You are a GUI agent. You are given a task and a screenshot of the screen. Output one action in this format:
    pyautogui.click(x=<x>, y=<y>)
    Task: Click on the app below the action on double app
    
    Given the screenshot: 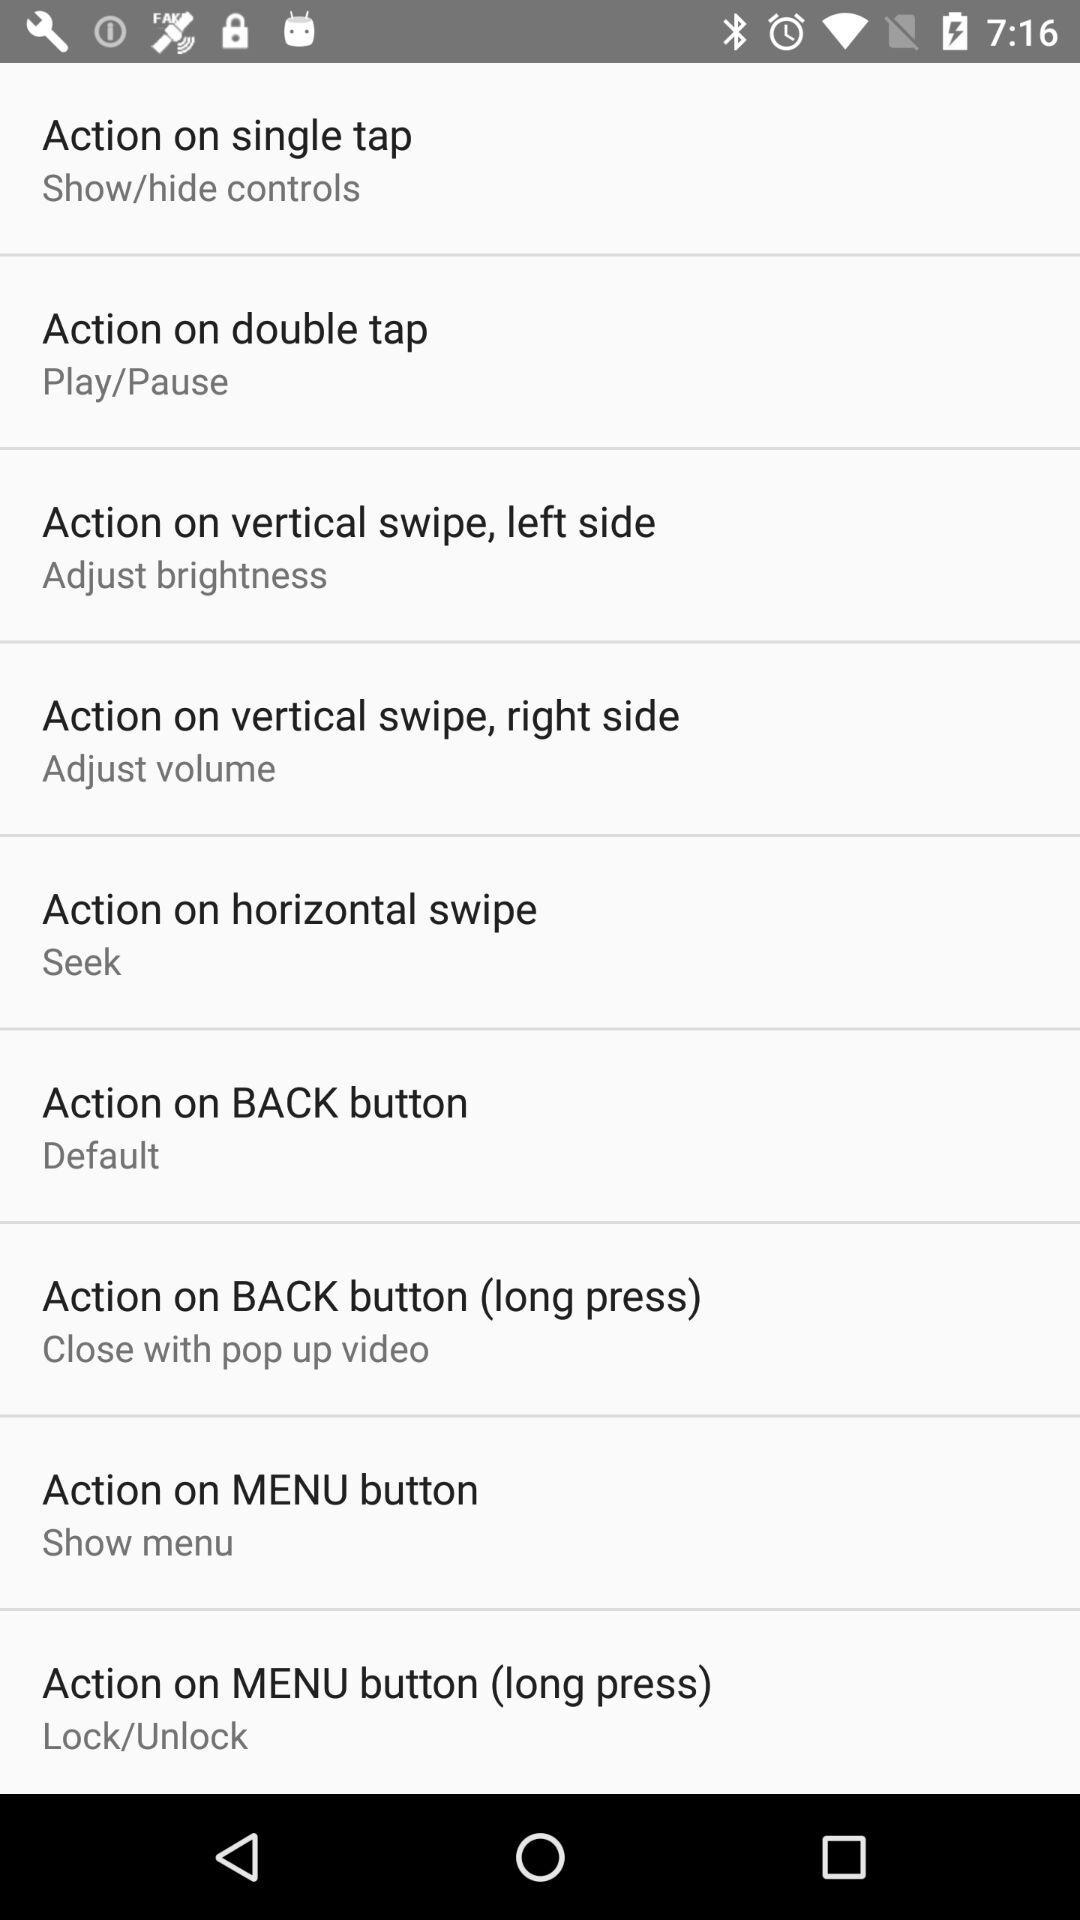 What is the action you would take?
    pyautogui.click(x=135, y=380)
    